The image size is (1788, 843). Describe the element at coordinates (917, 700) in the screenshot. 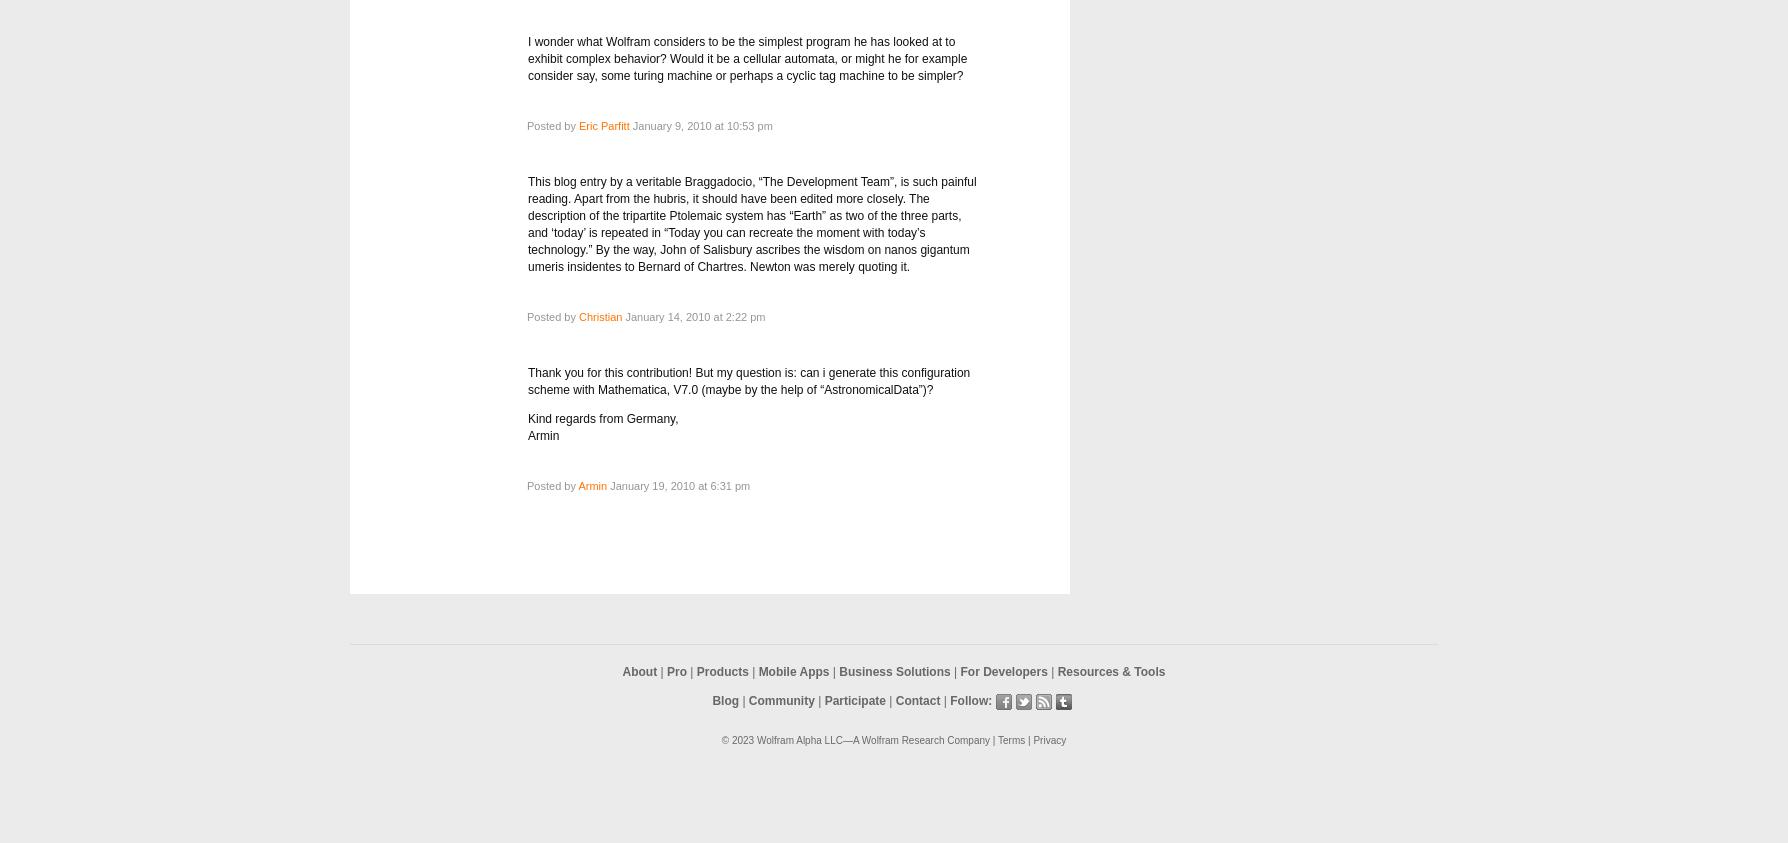

I see `'Contact'` at that location.